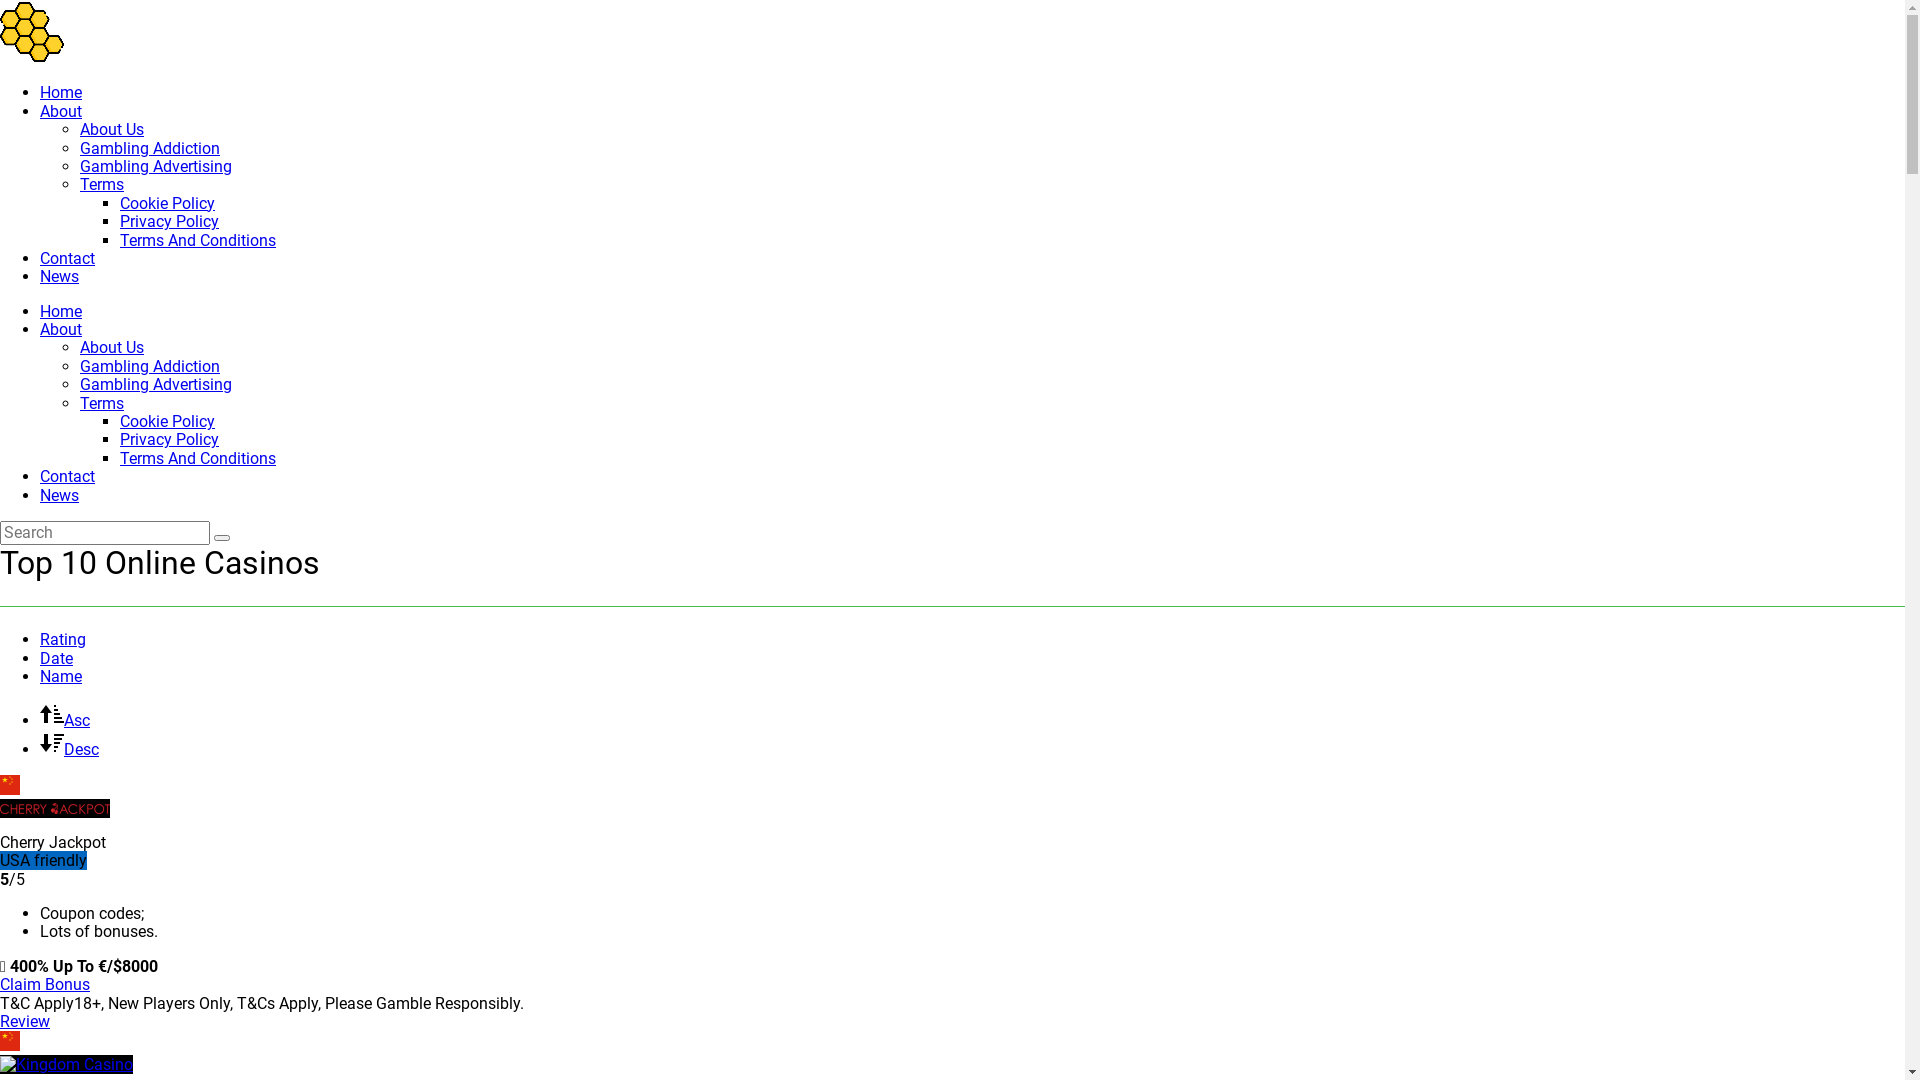  I want to click on 'Desc', so click(69, 749).